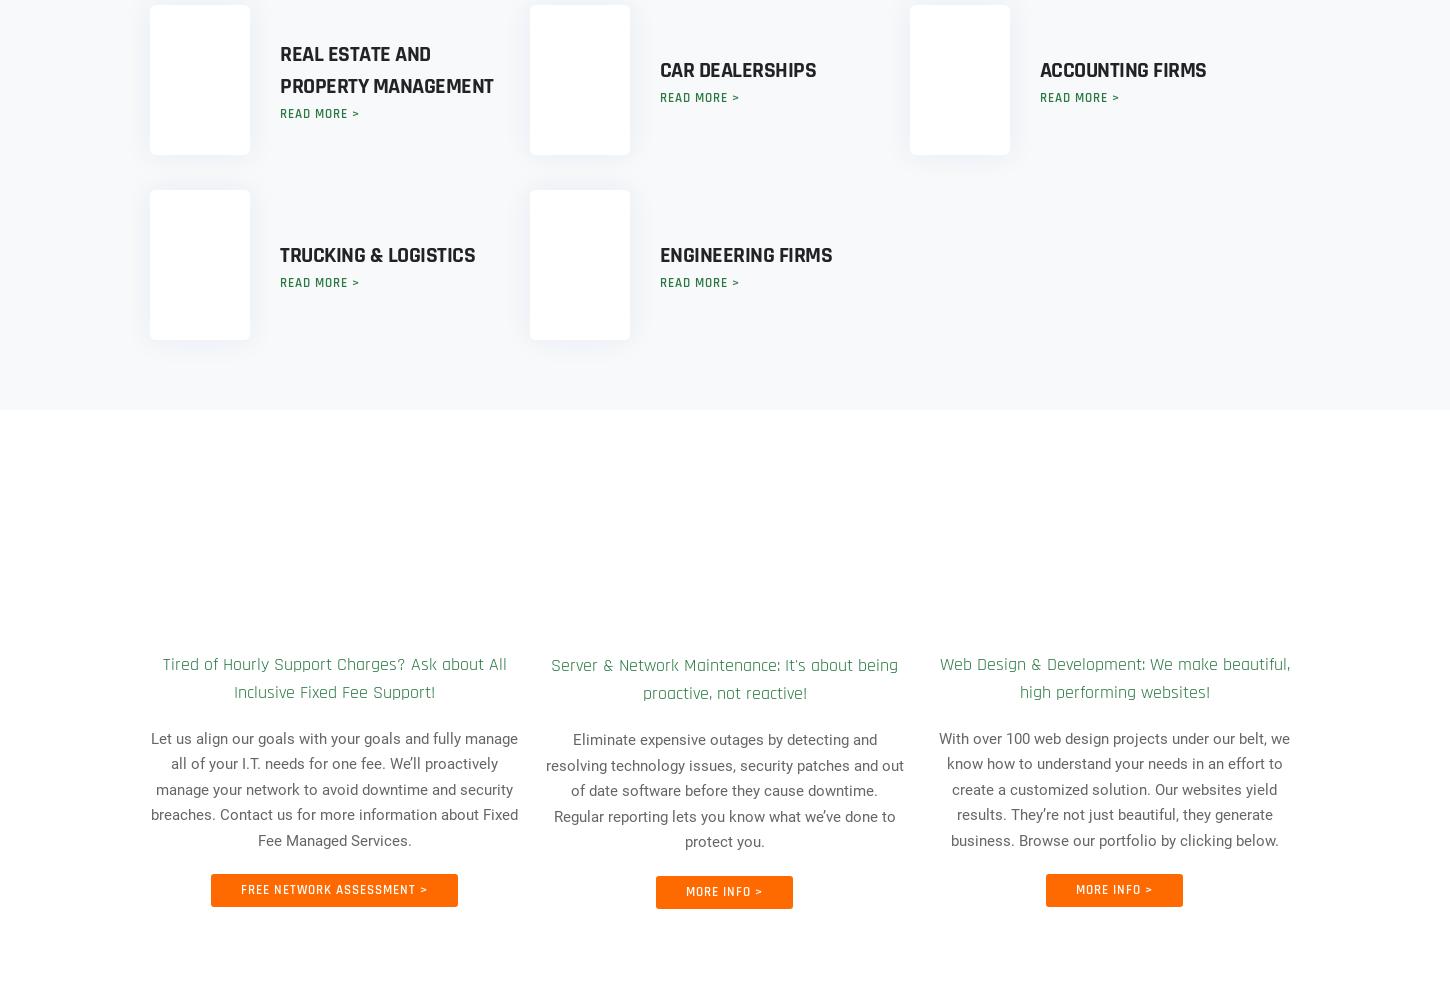 Image resolution: width=1450 pixels, height=996 pixels. What do you see at coordinates (385, 70) in the screenshot?
I see `'REAL ESTATE AND PROPERTY MANAGEMENT'` at bounding box center [385, 70].